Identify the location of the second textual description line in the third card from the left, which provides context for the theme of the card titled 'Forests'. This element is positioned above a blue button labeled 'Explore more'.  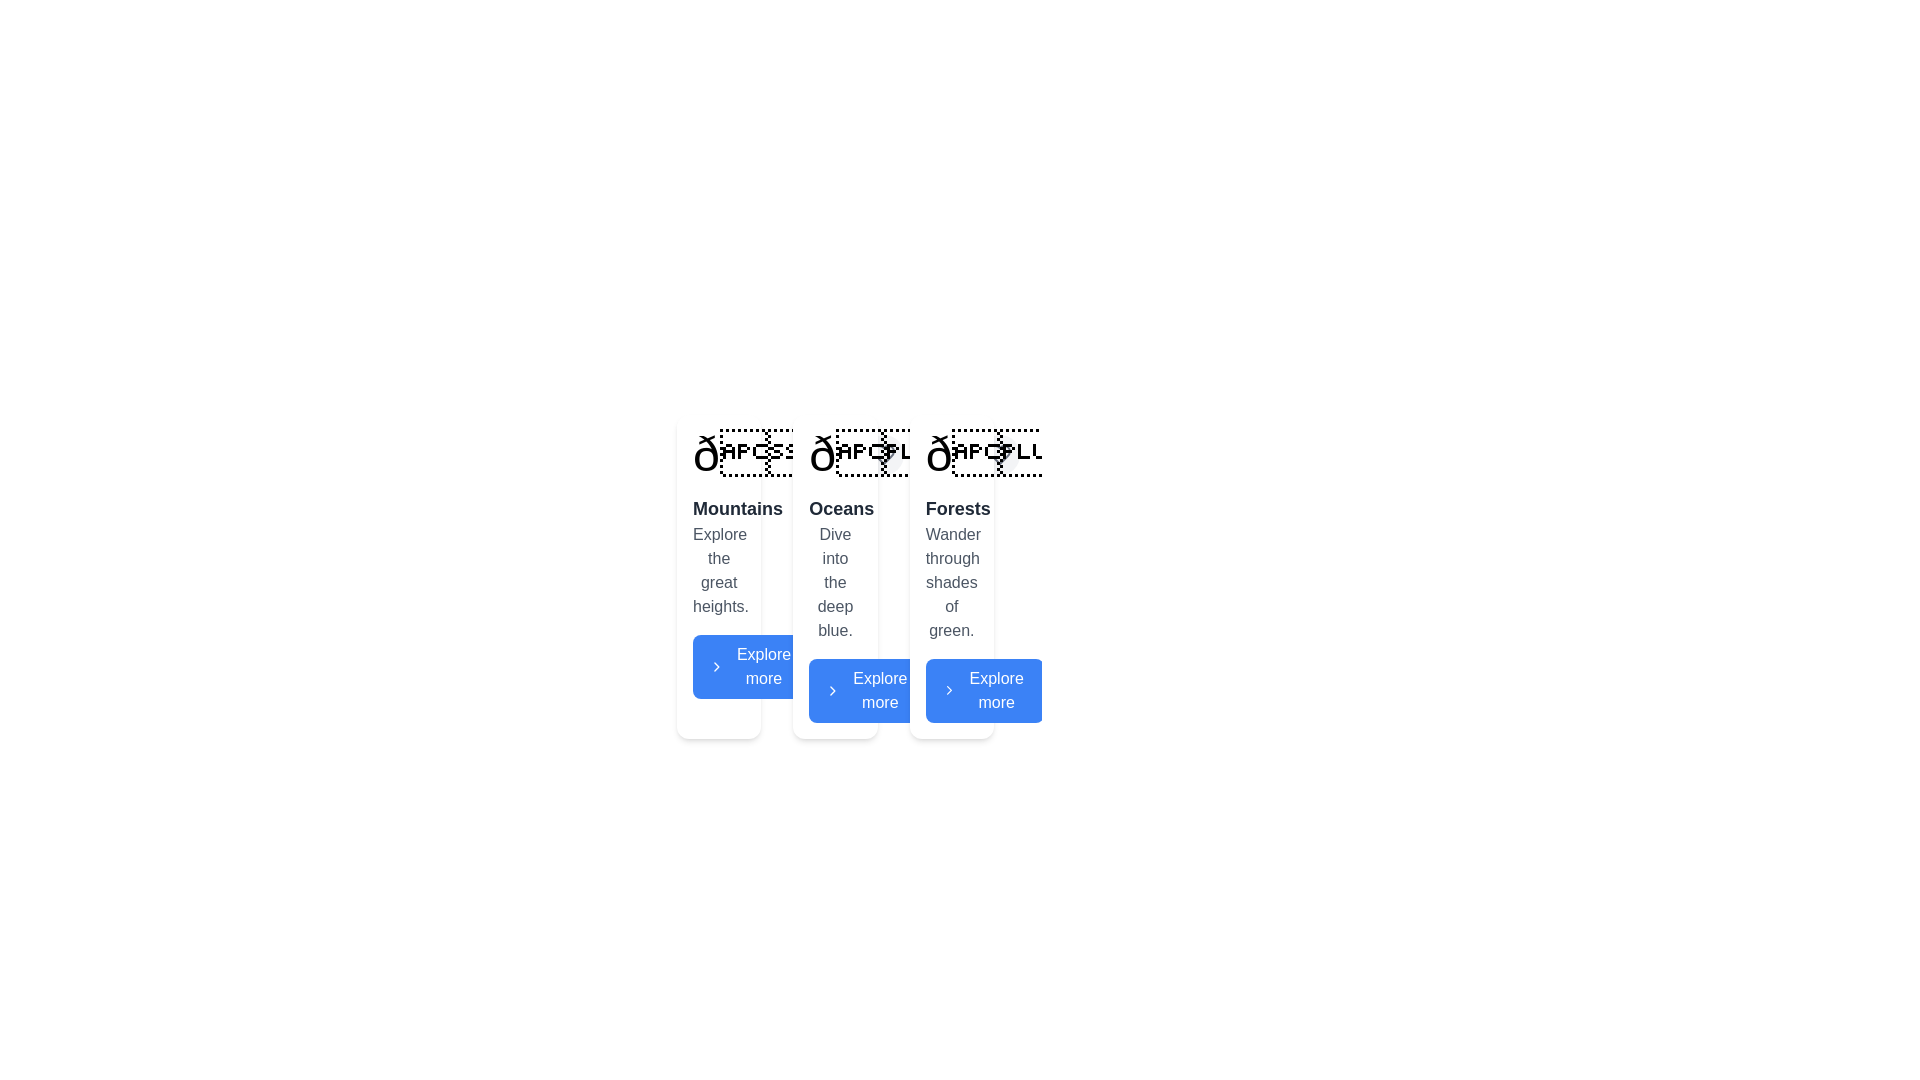
(950, 582).